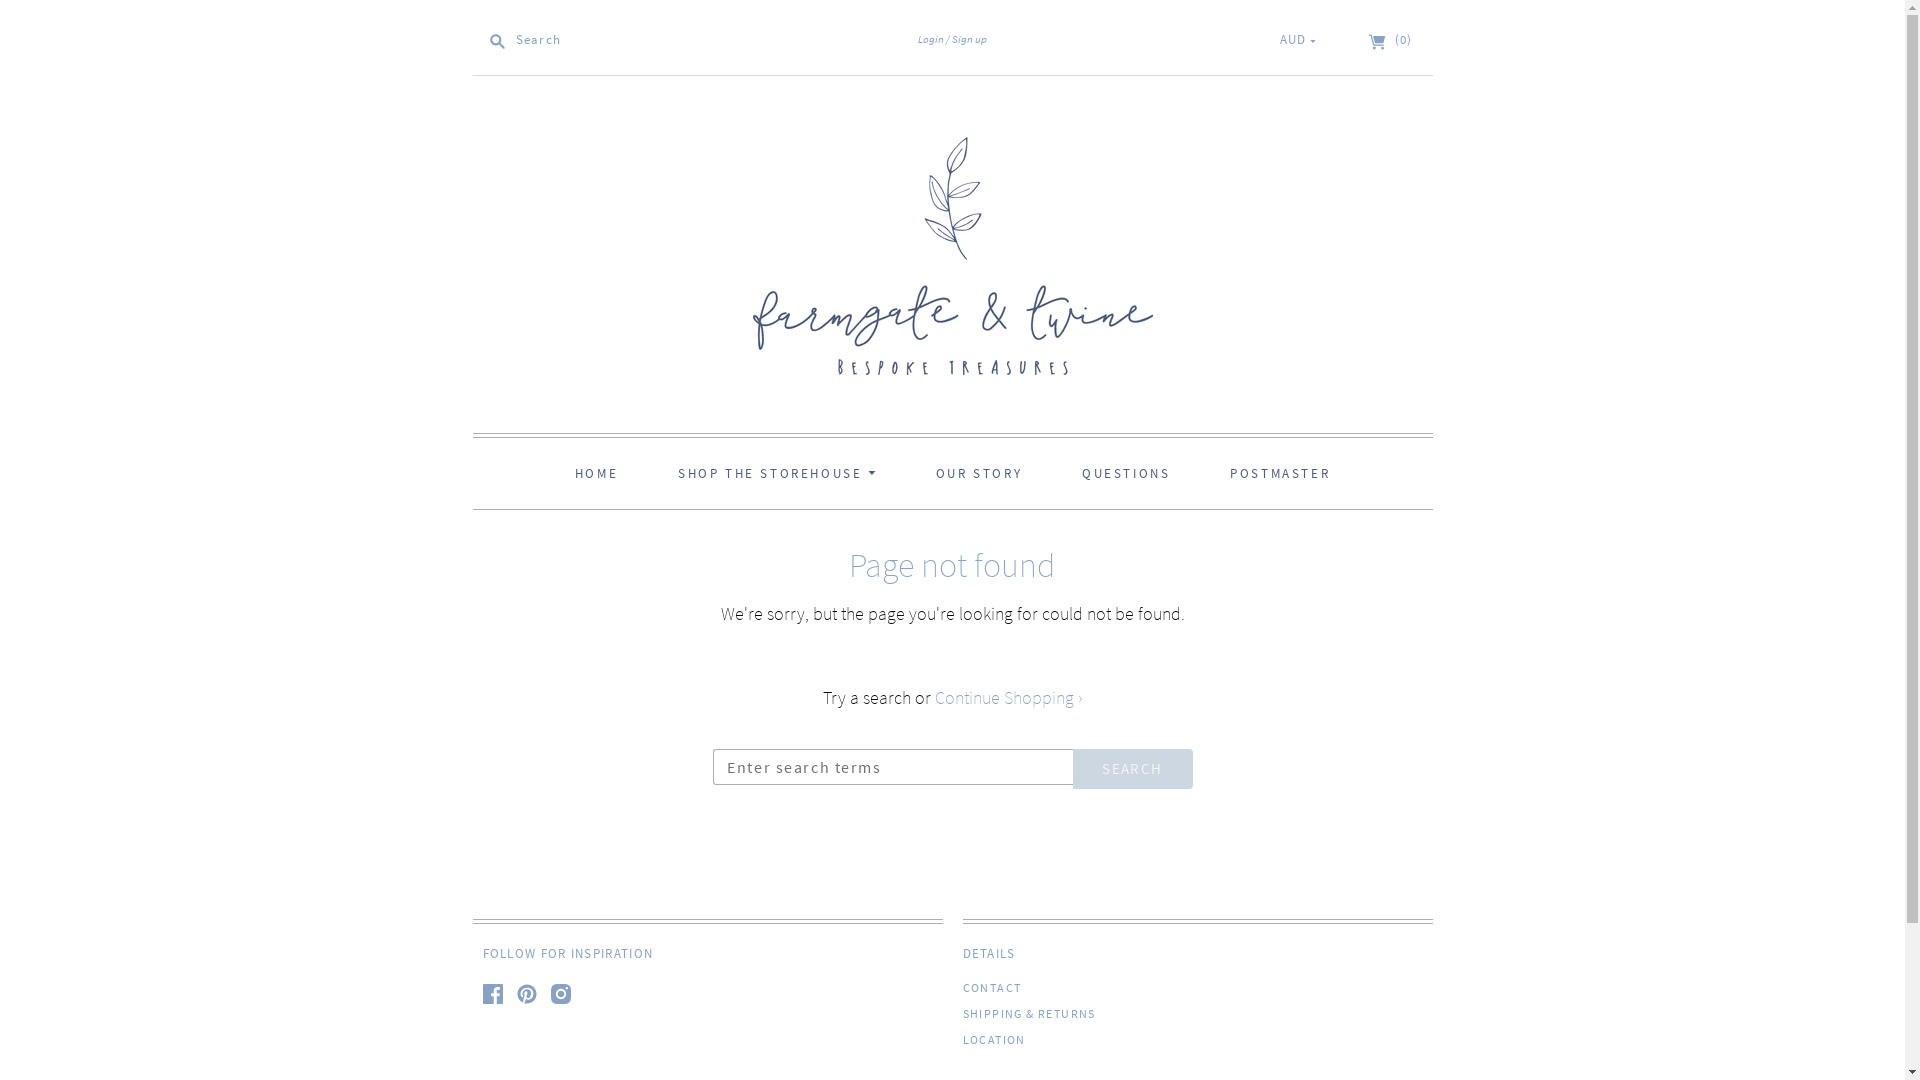  I want to click on 'SHIPPING & RETURNS', so click(961, 1013).